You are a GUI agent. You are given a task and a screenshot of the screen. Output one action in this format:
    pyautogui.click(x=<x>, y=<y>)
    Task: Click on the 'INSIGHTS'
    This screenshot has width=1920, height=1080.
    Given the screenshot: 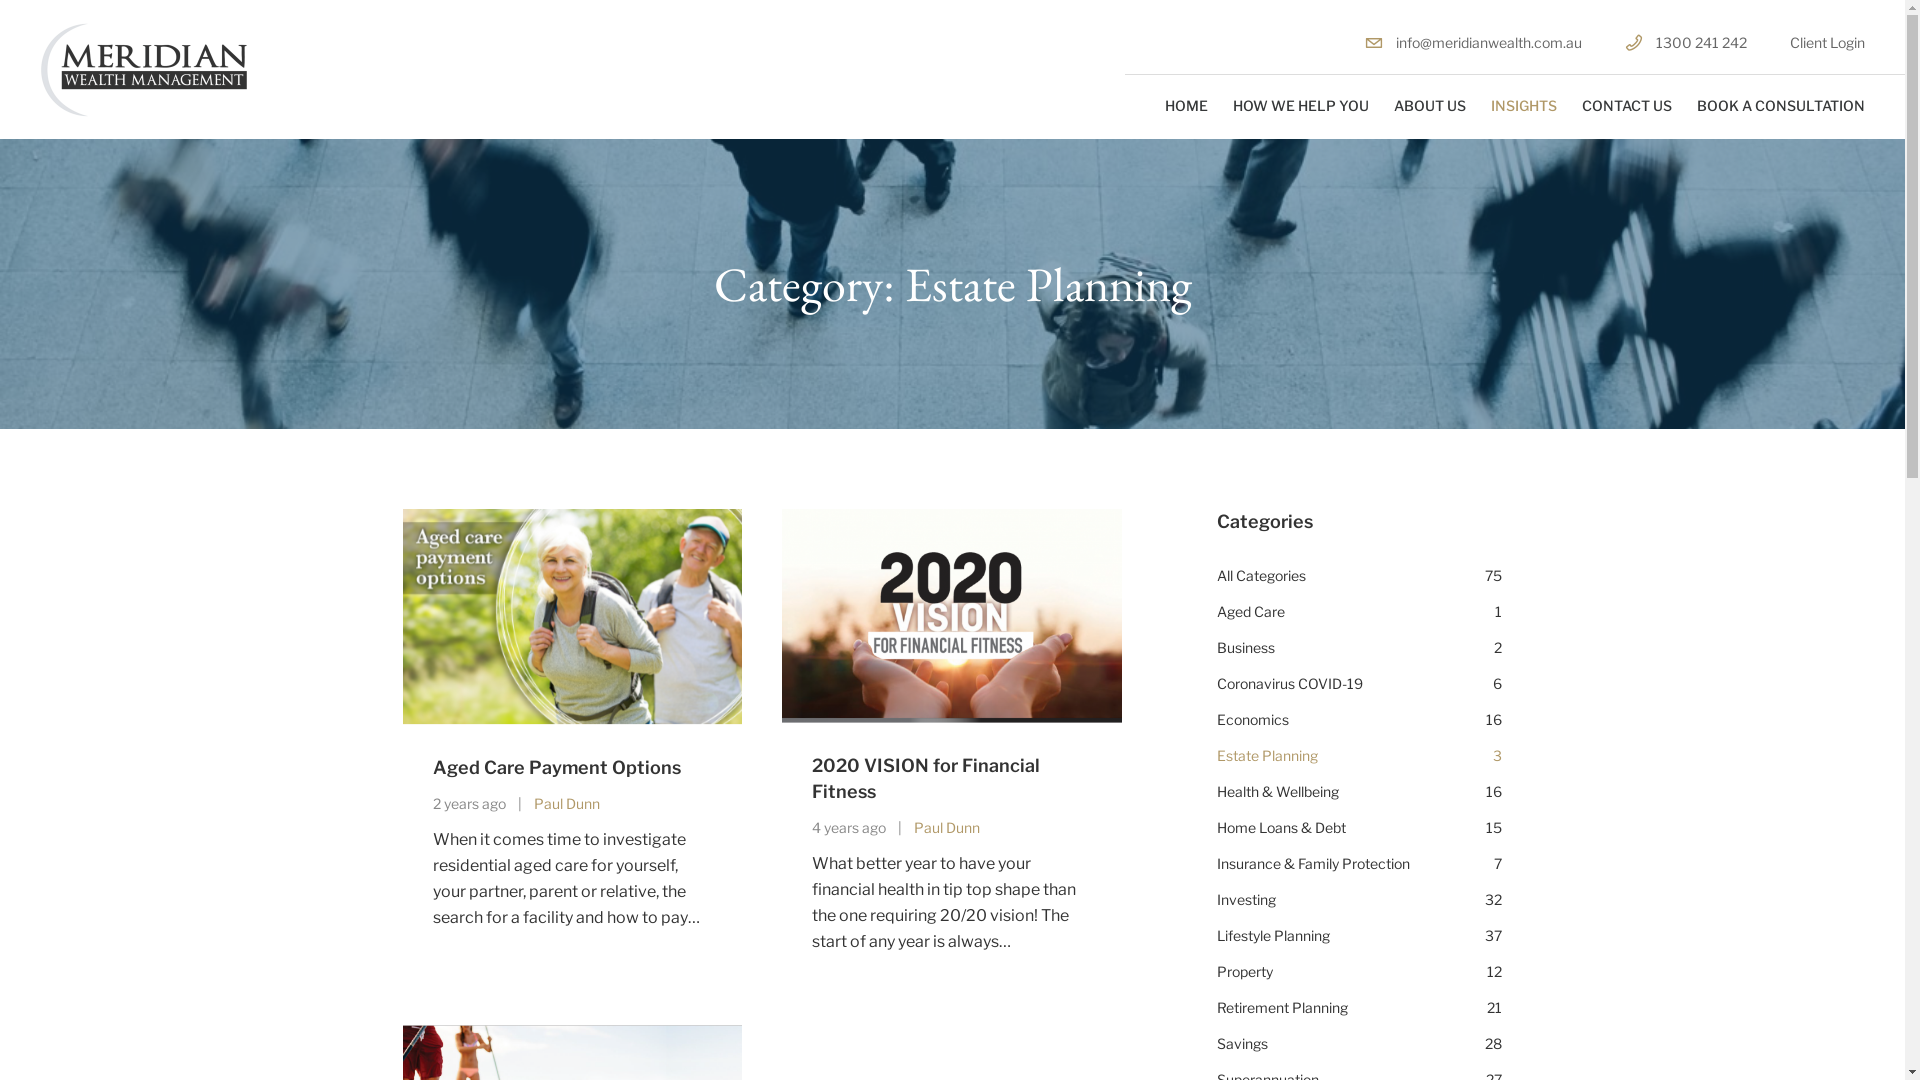 What is the action you would take?
    pyautogui.click(x=1522, y=105)
    